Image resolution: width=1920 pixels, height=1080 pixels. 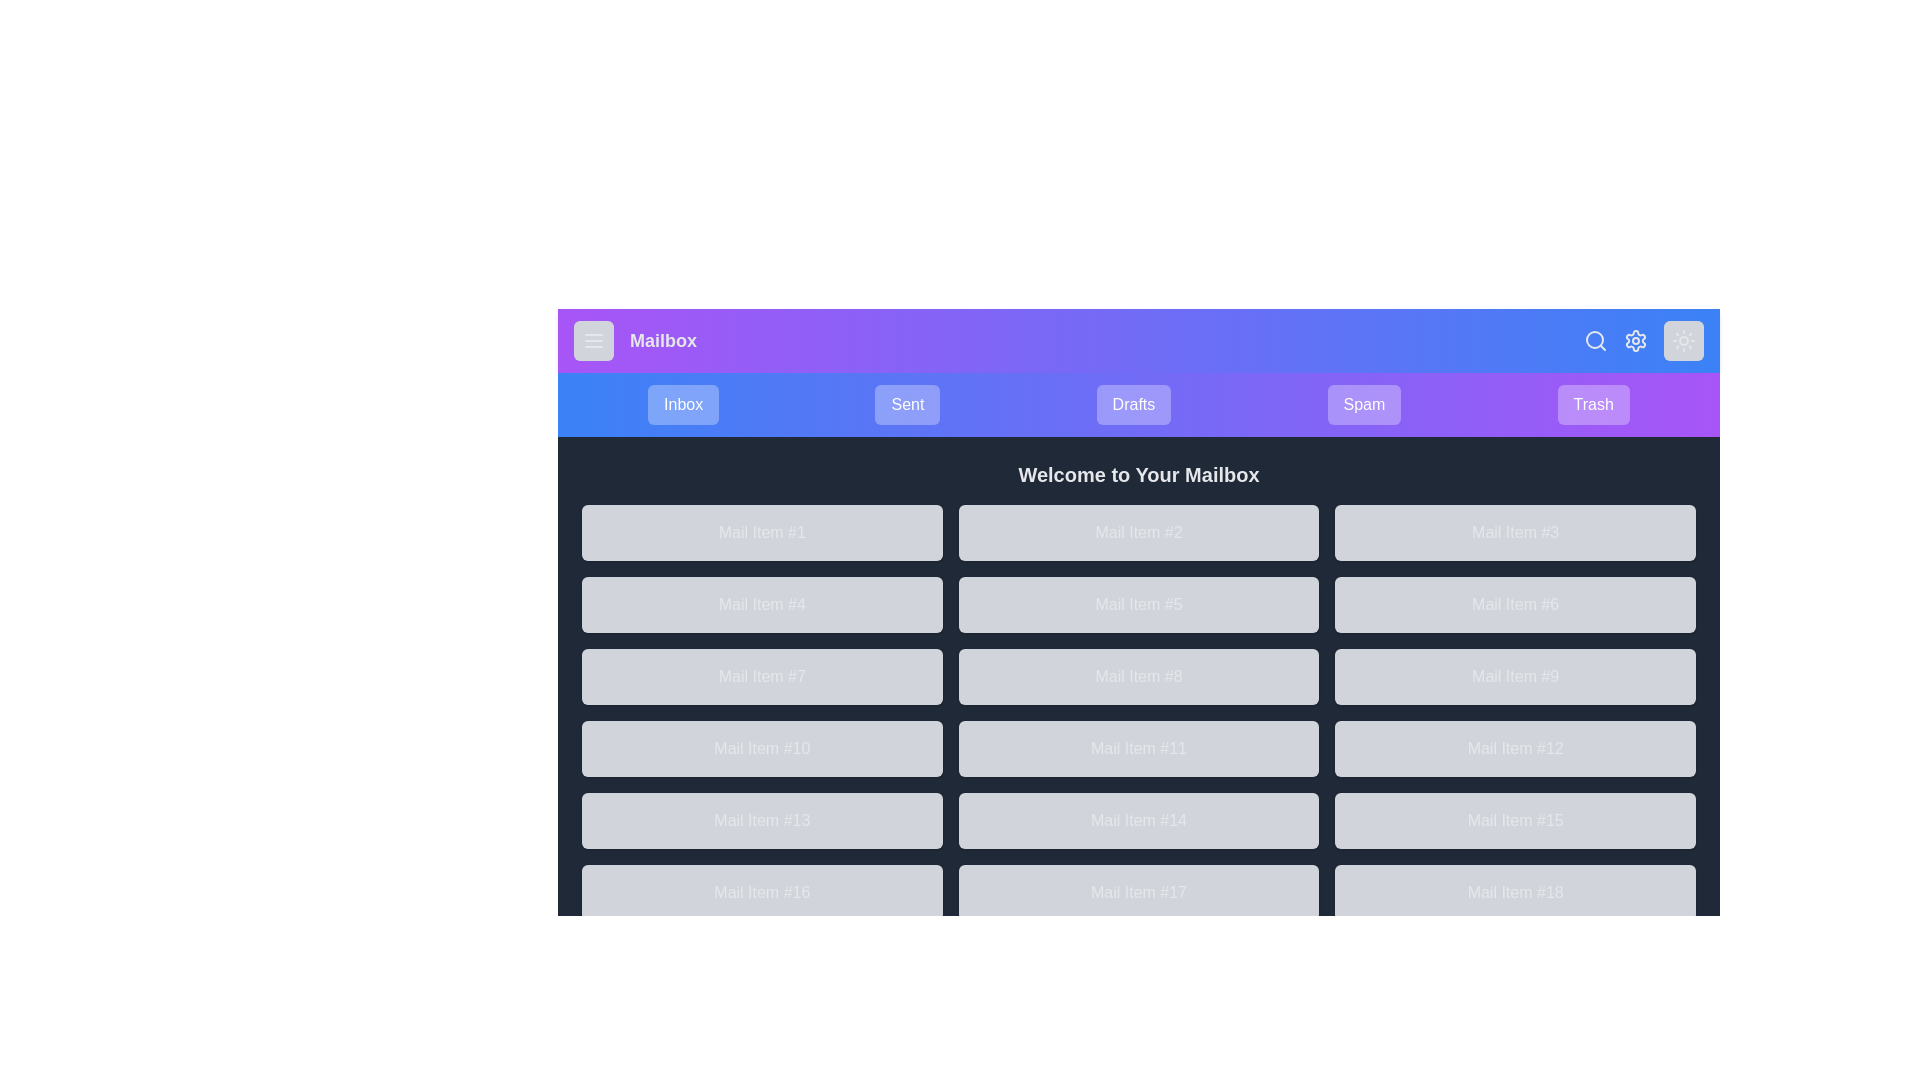 I want to click on the navigation or action element Settings, so click(x=1636, y=339).